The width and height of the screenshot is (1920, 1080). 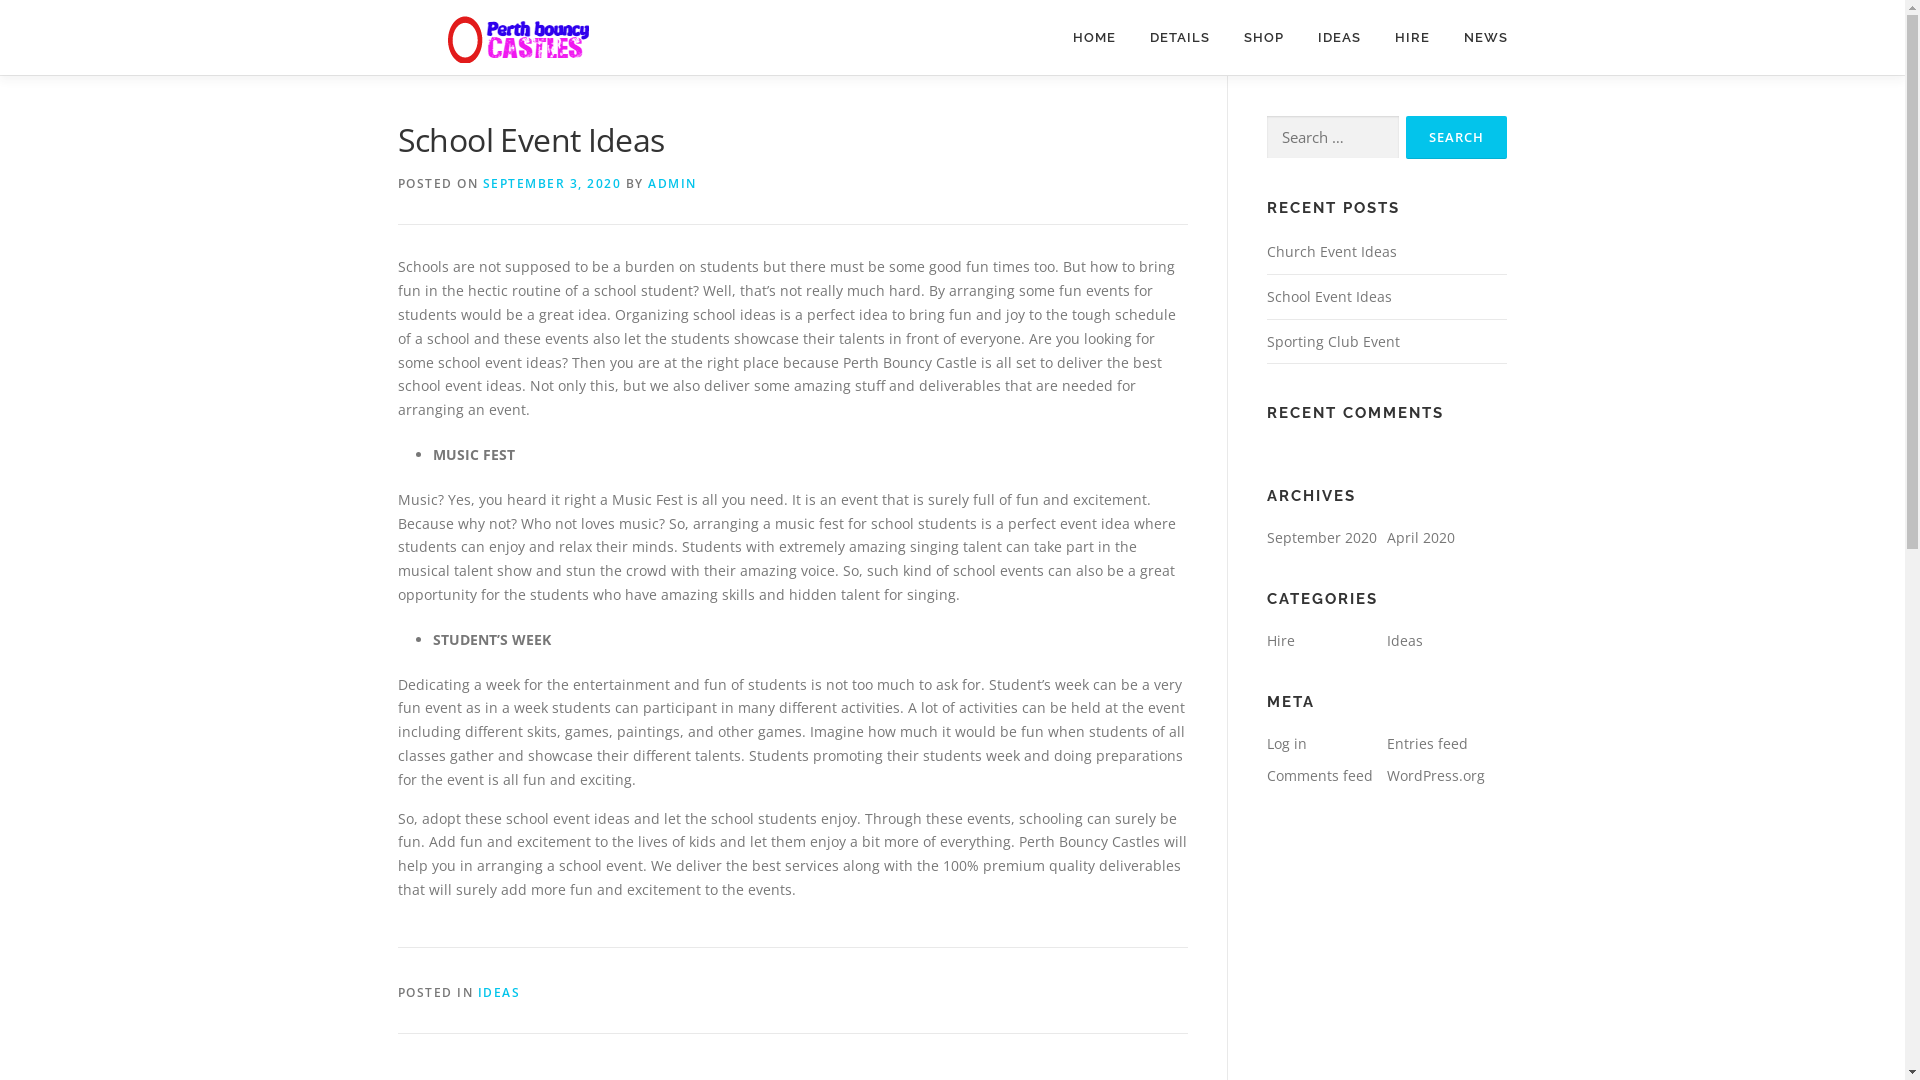 I want to click on 'Search', so click(x=1456, y=136).